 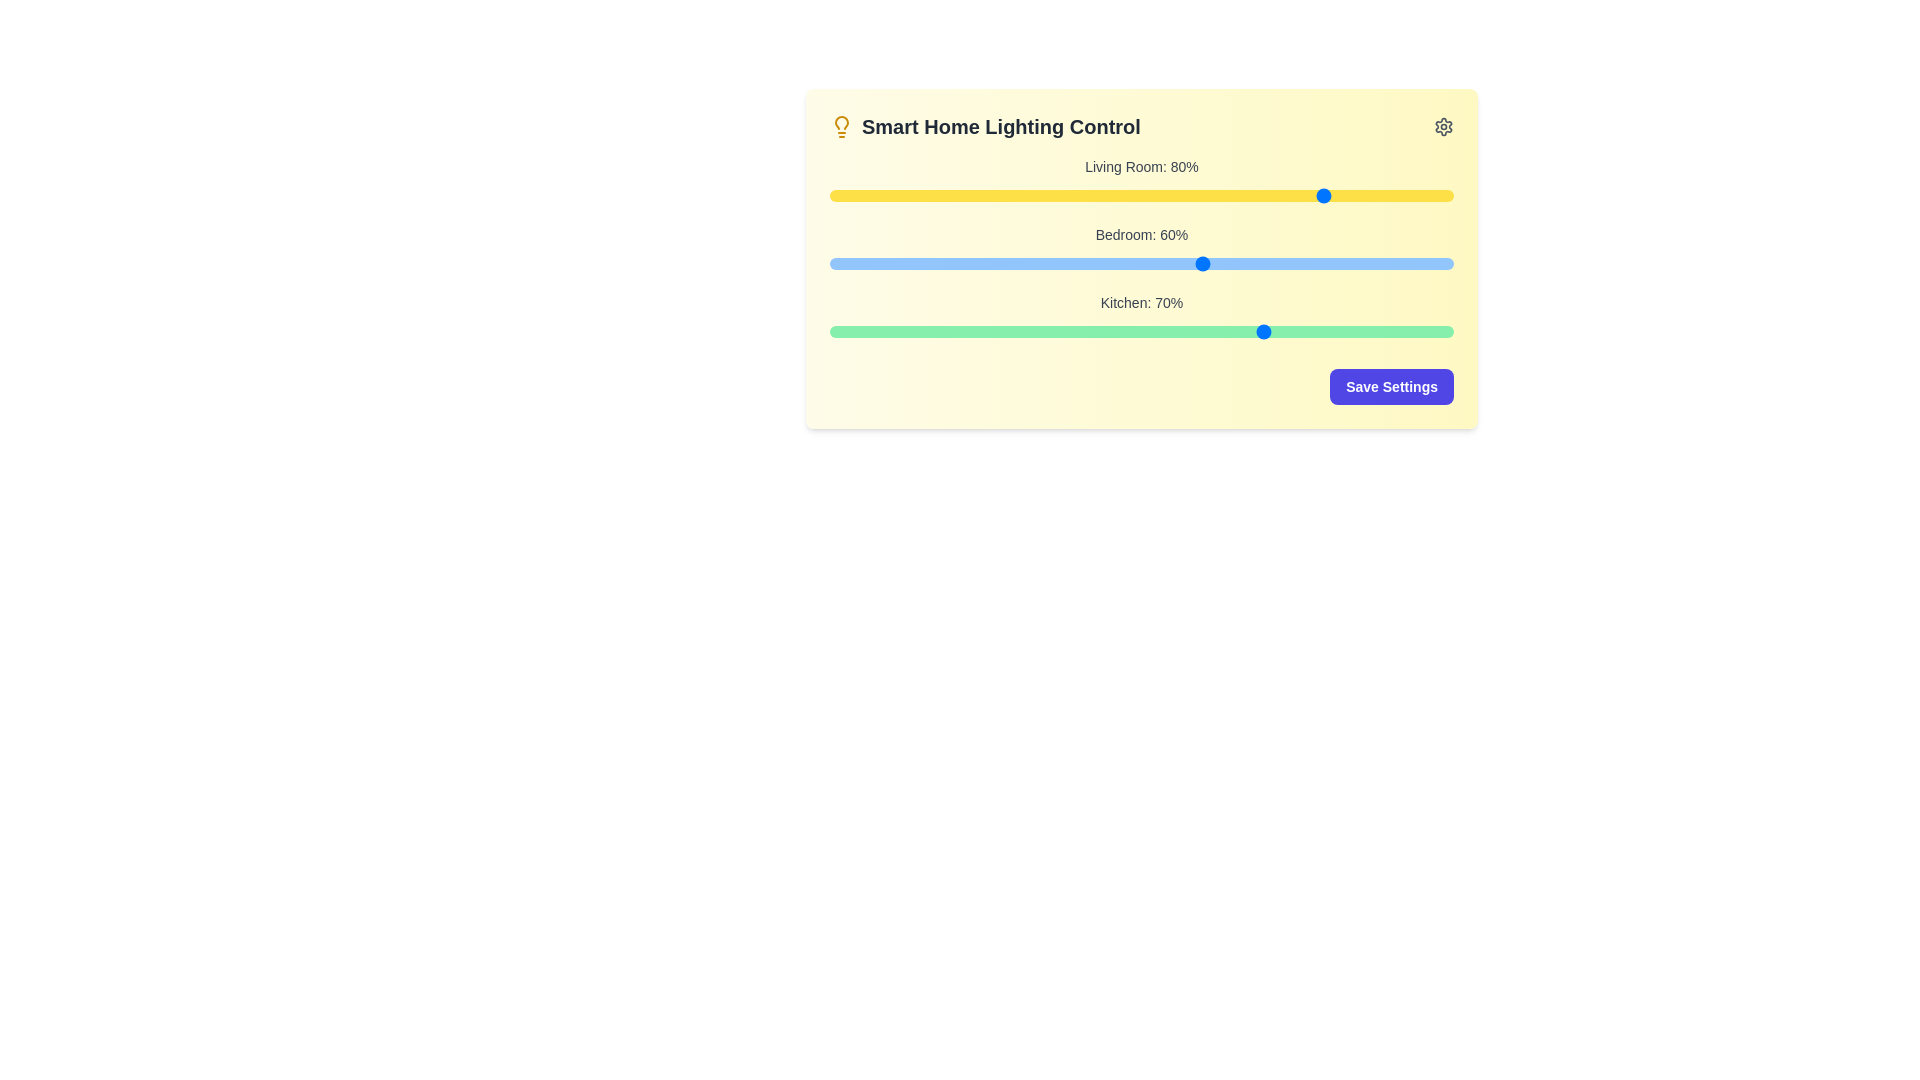 What do you see at coordinates (941, 330) in the screenshot?
I see `the Kitchen light intensity` at bounding box center [941, 330].